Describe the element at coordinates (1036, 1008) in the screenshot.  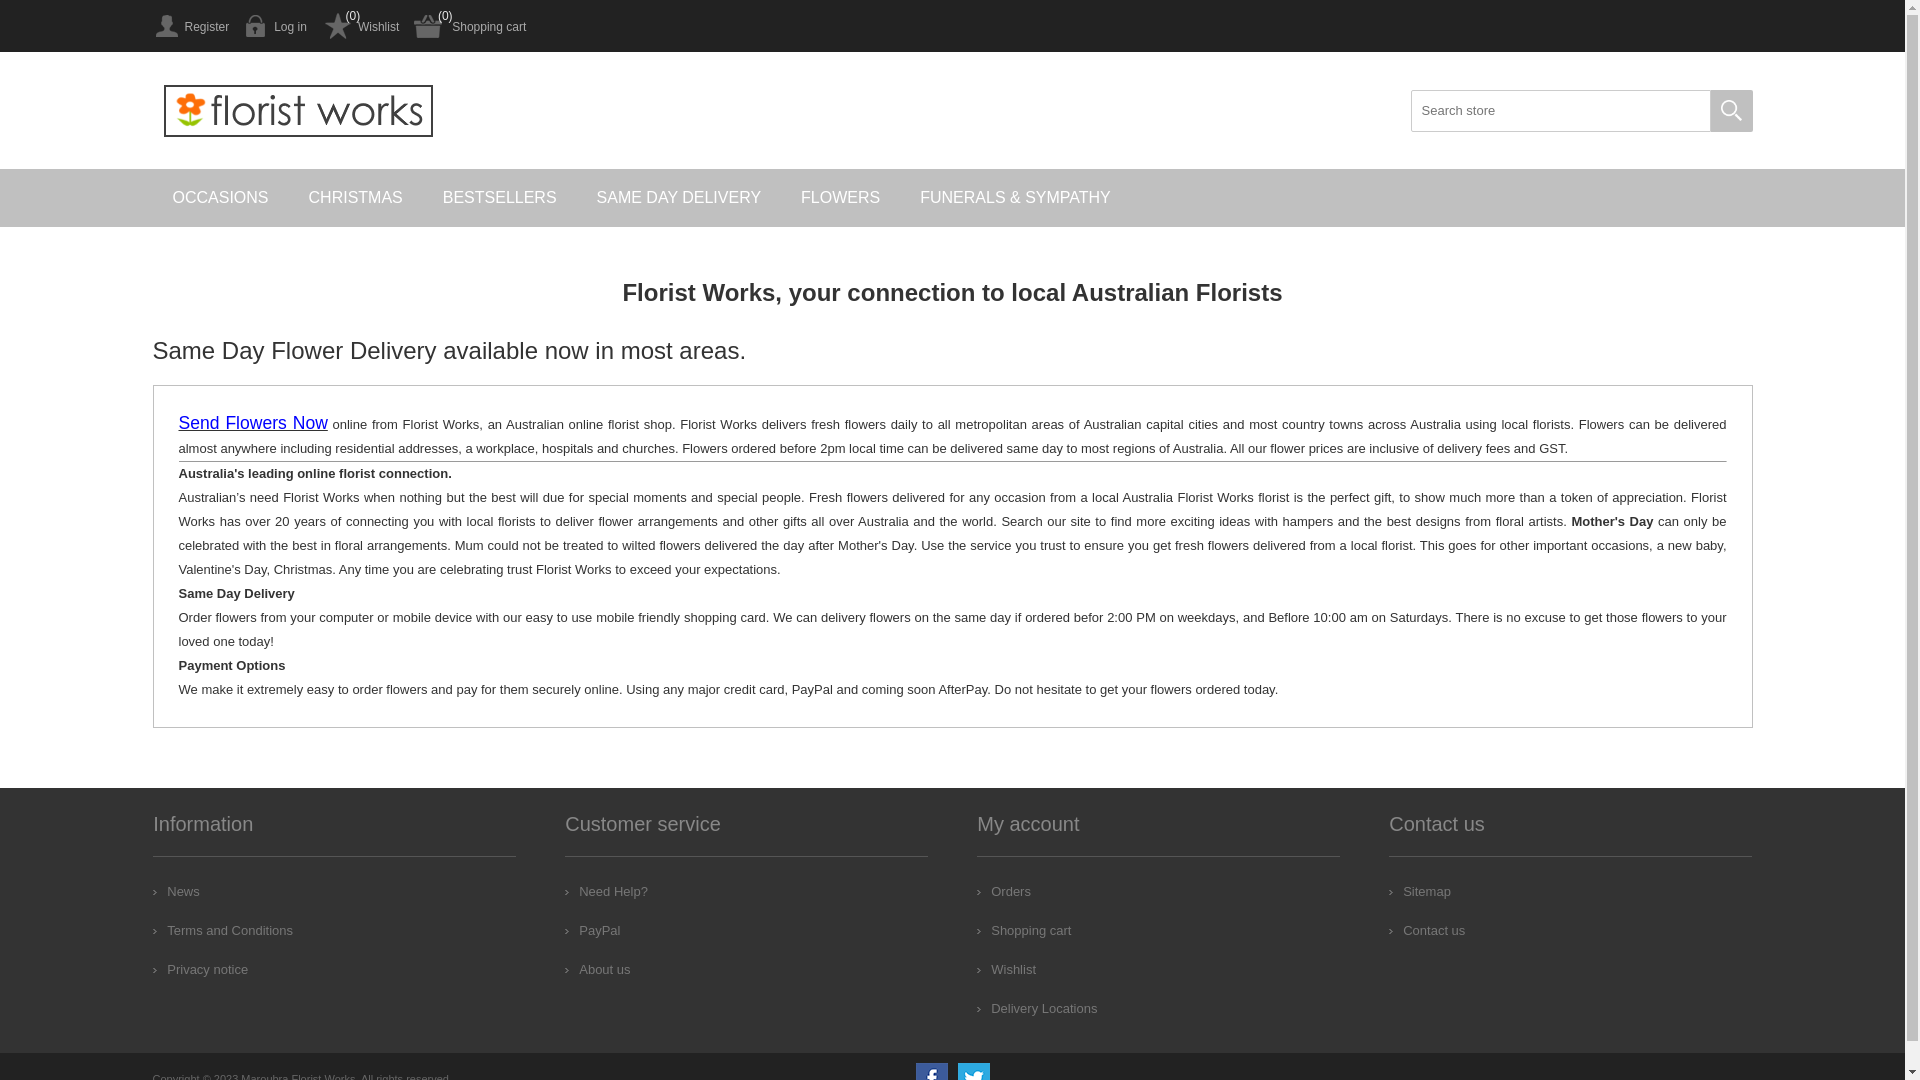
I see `'Delivery Locations'` at that location.